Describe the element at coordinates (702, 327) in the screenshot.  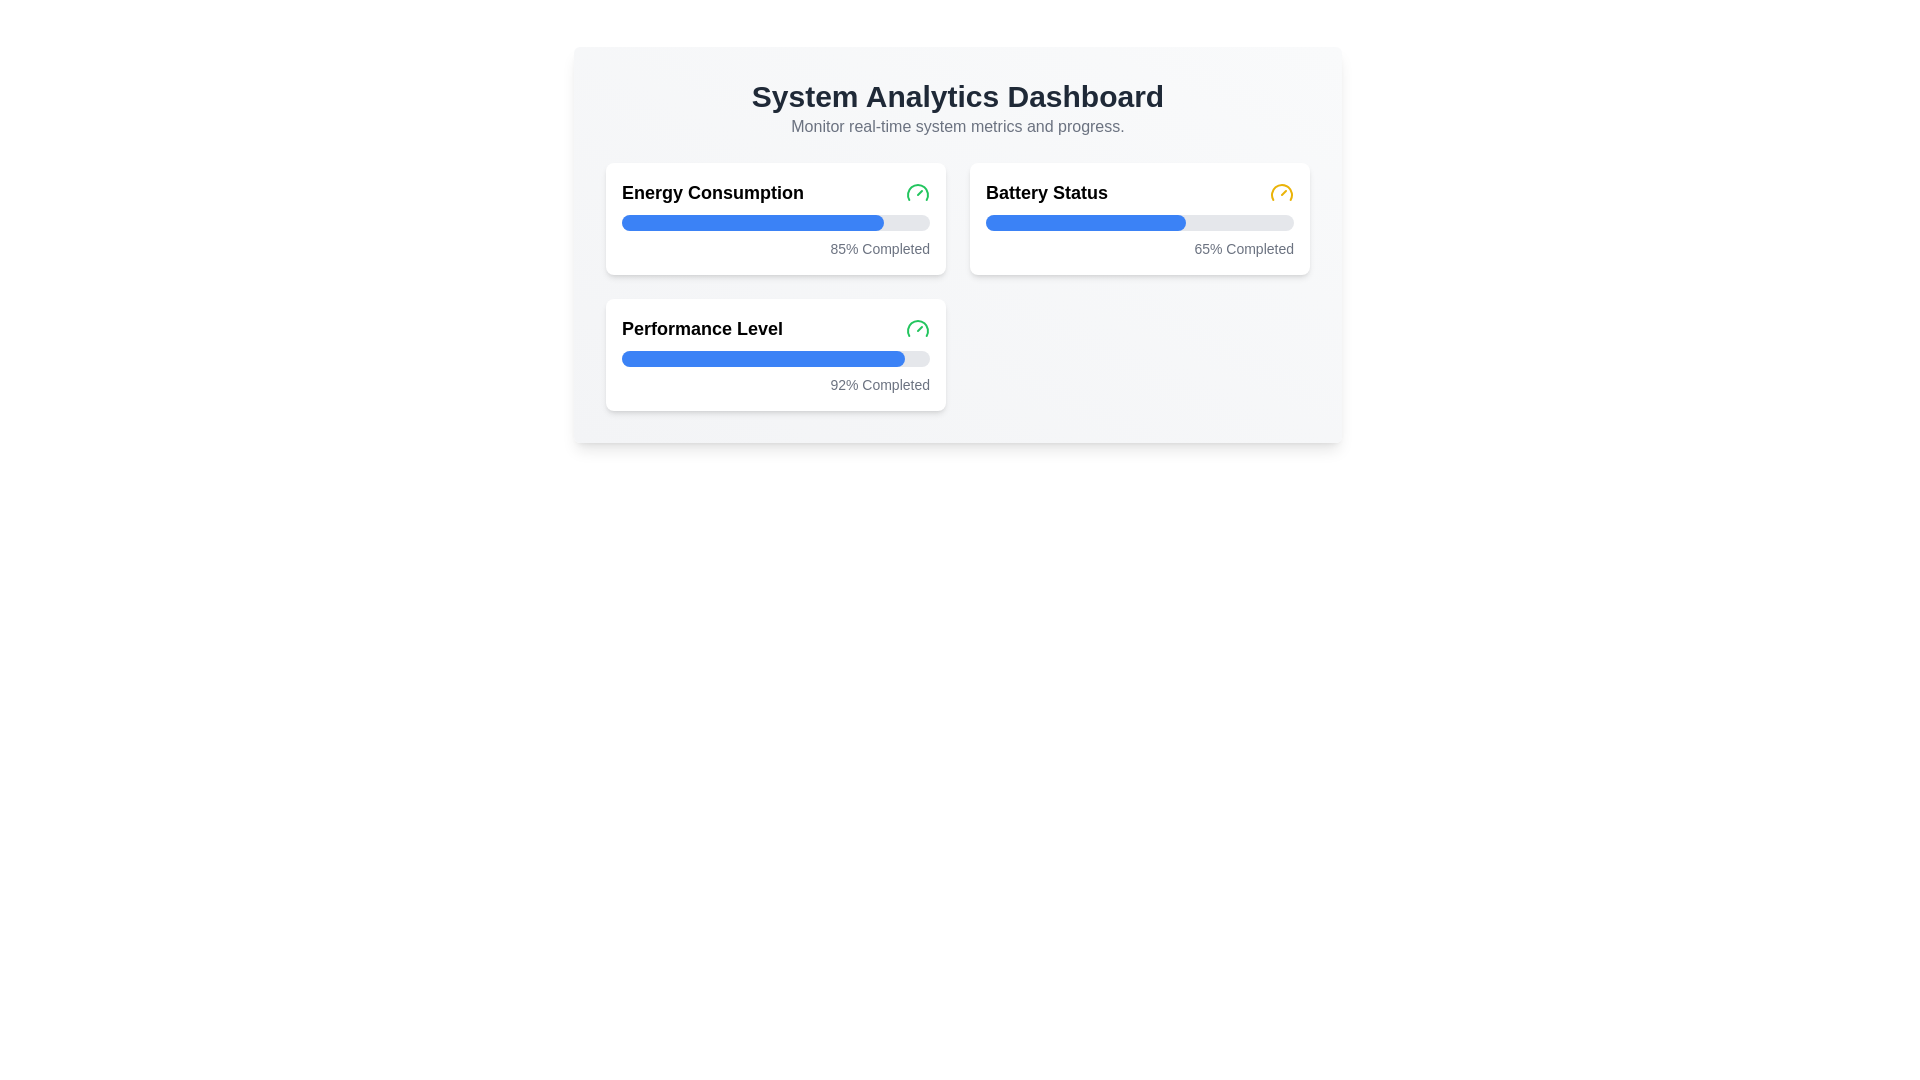
I see `the 'Performance Level' text label, which is a bold, prominent heading in a medium-large sans-serif font located in the bottom-left card of a grid layout` at that location.